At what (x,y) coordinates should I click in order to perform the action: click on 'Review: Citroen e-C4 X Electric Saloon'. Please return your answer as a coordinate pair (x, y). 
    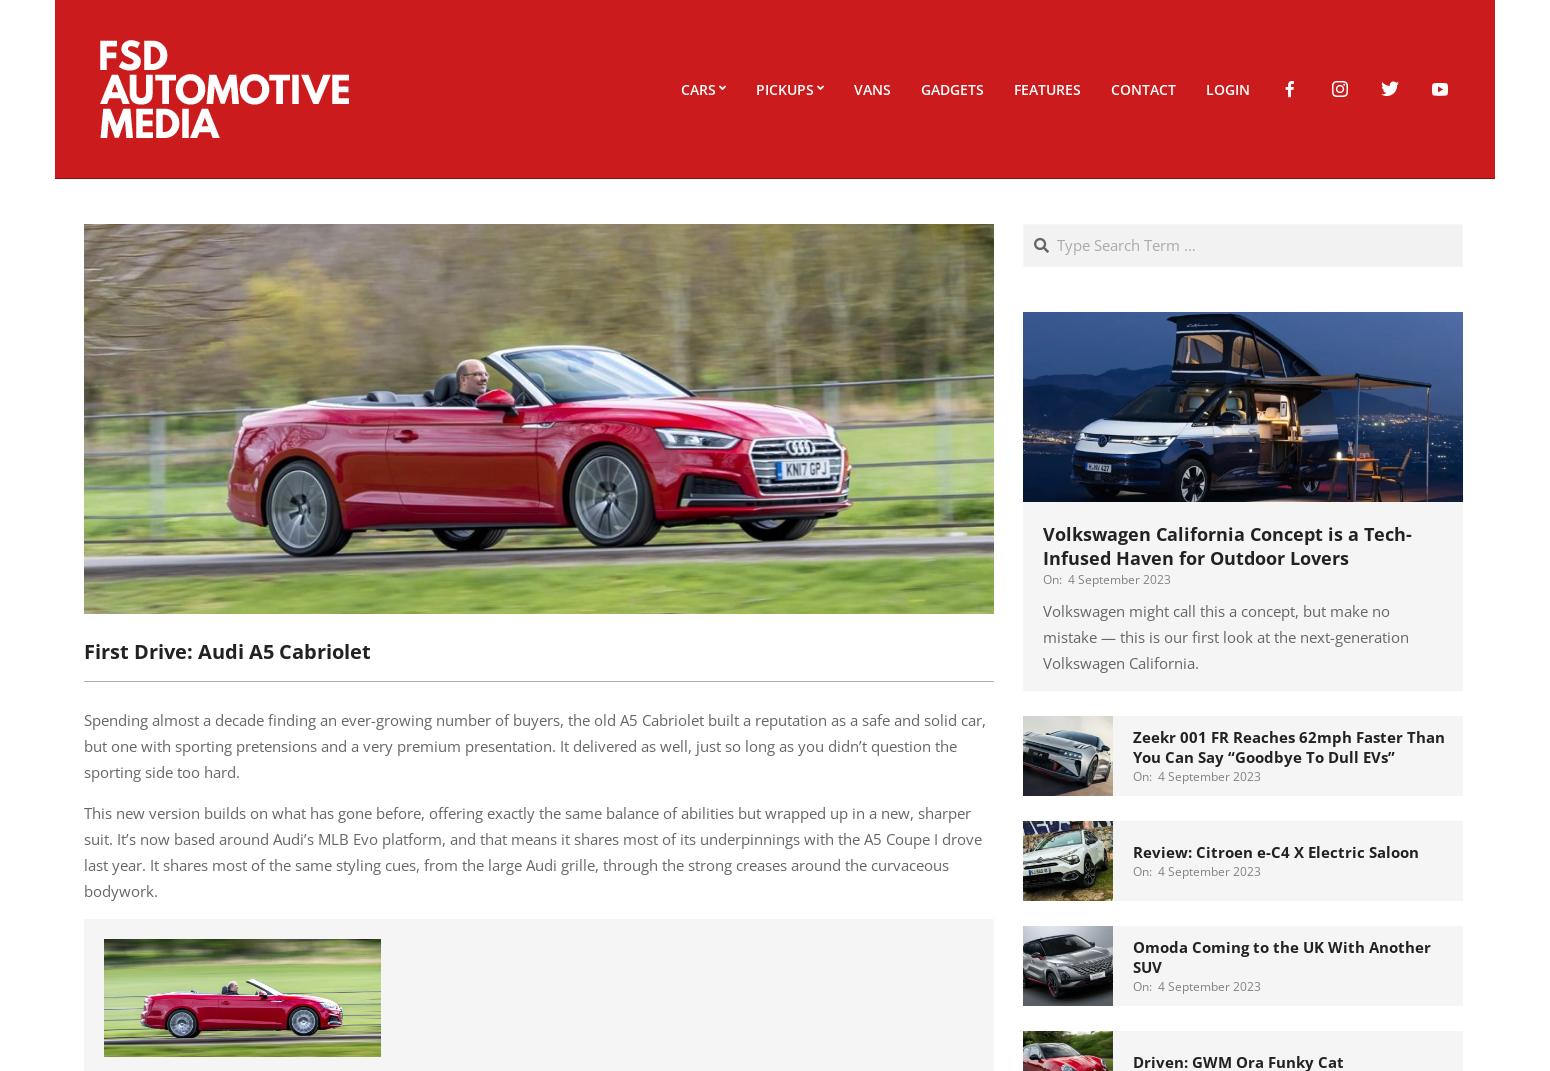
    Looking at the image, I should click on (1132, 851).